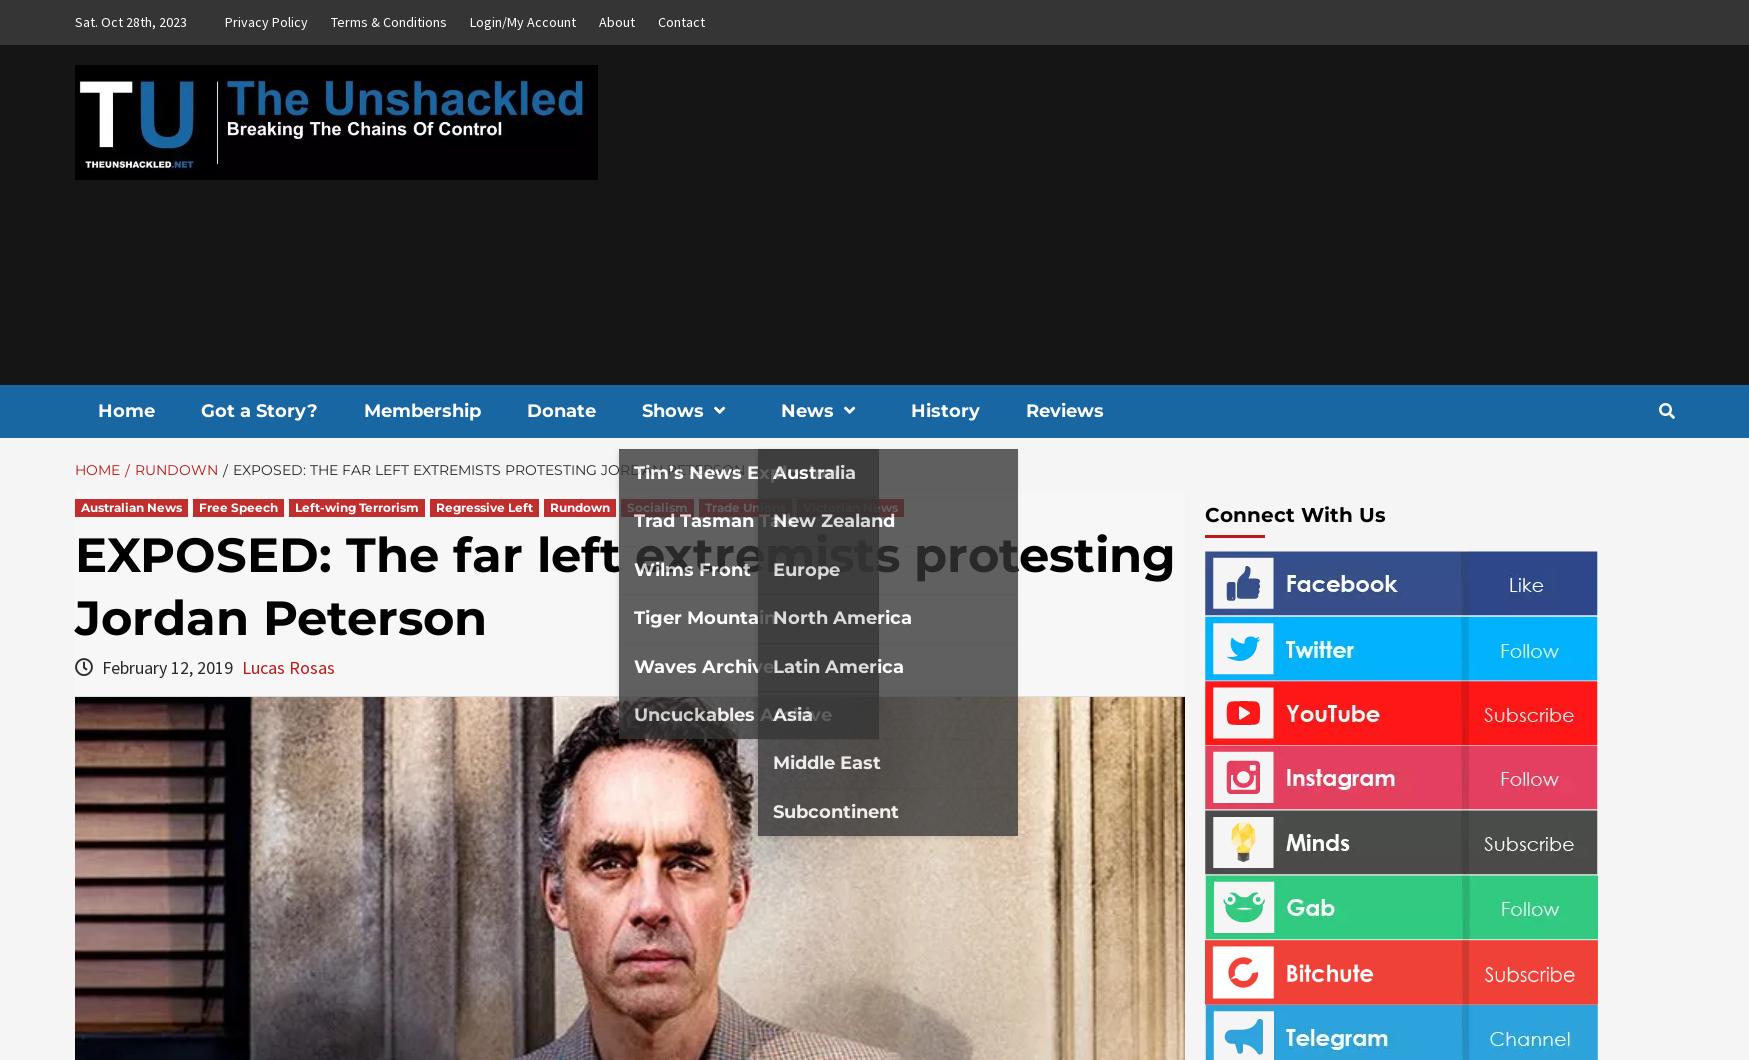 This screenshot has height=1060, width=1749. I want to click on 'Contact', so click(679, 22).